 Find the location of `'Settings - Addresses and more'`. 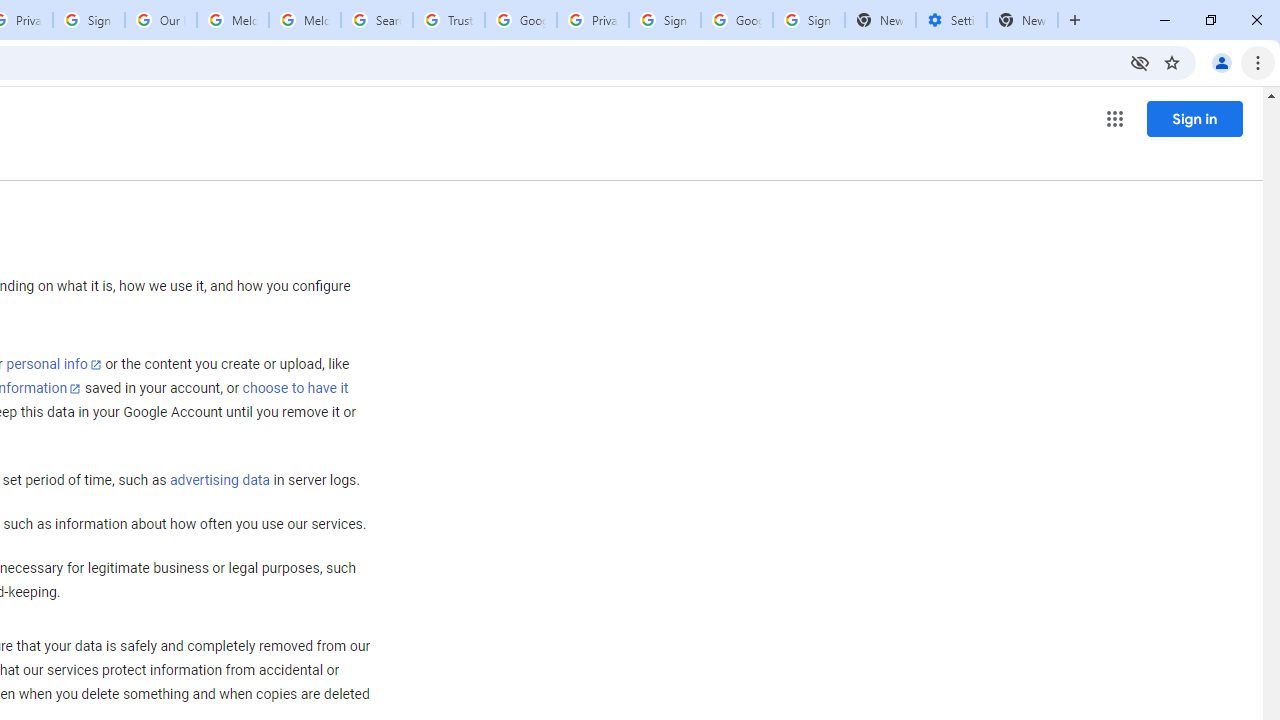

'Settings - Addresses and more' is located at coordinates (950, 20).